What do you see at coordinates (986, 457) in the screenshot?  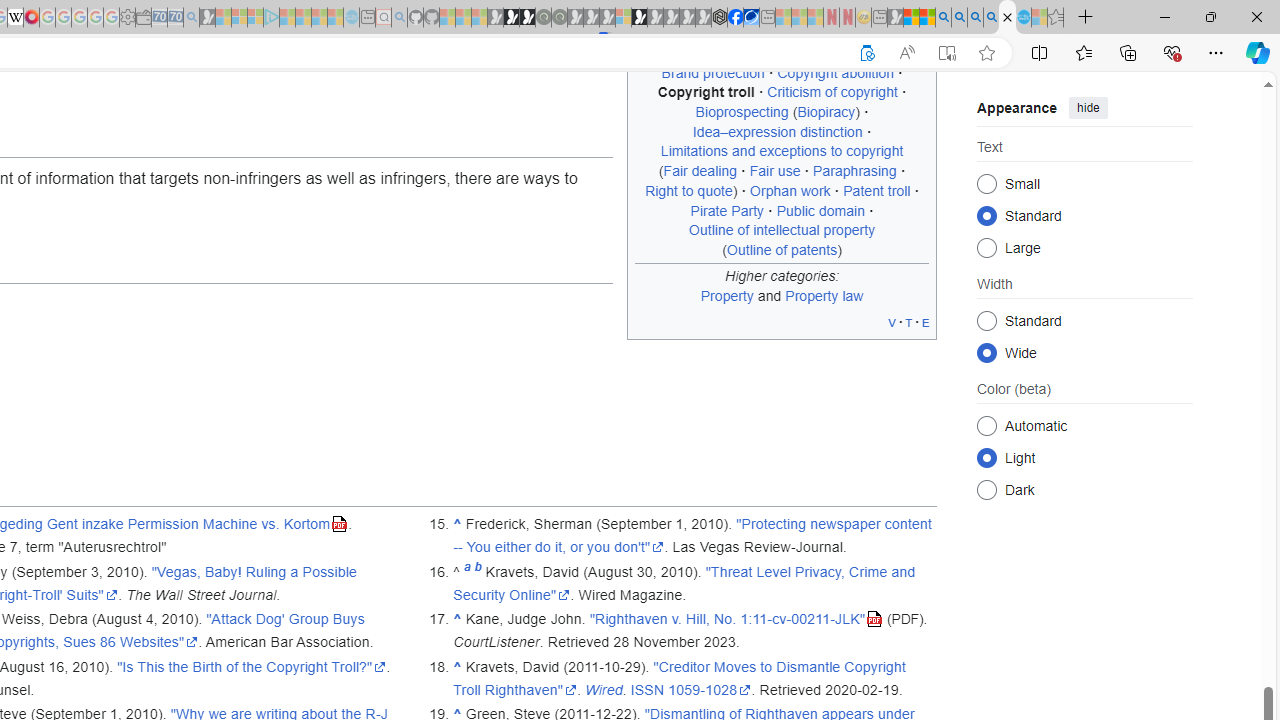 I see `'Light'` at bounding box center [986, 457].